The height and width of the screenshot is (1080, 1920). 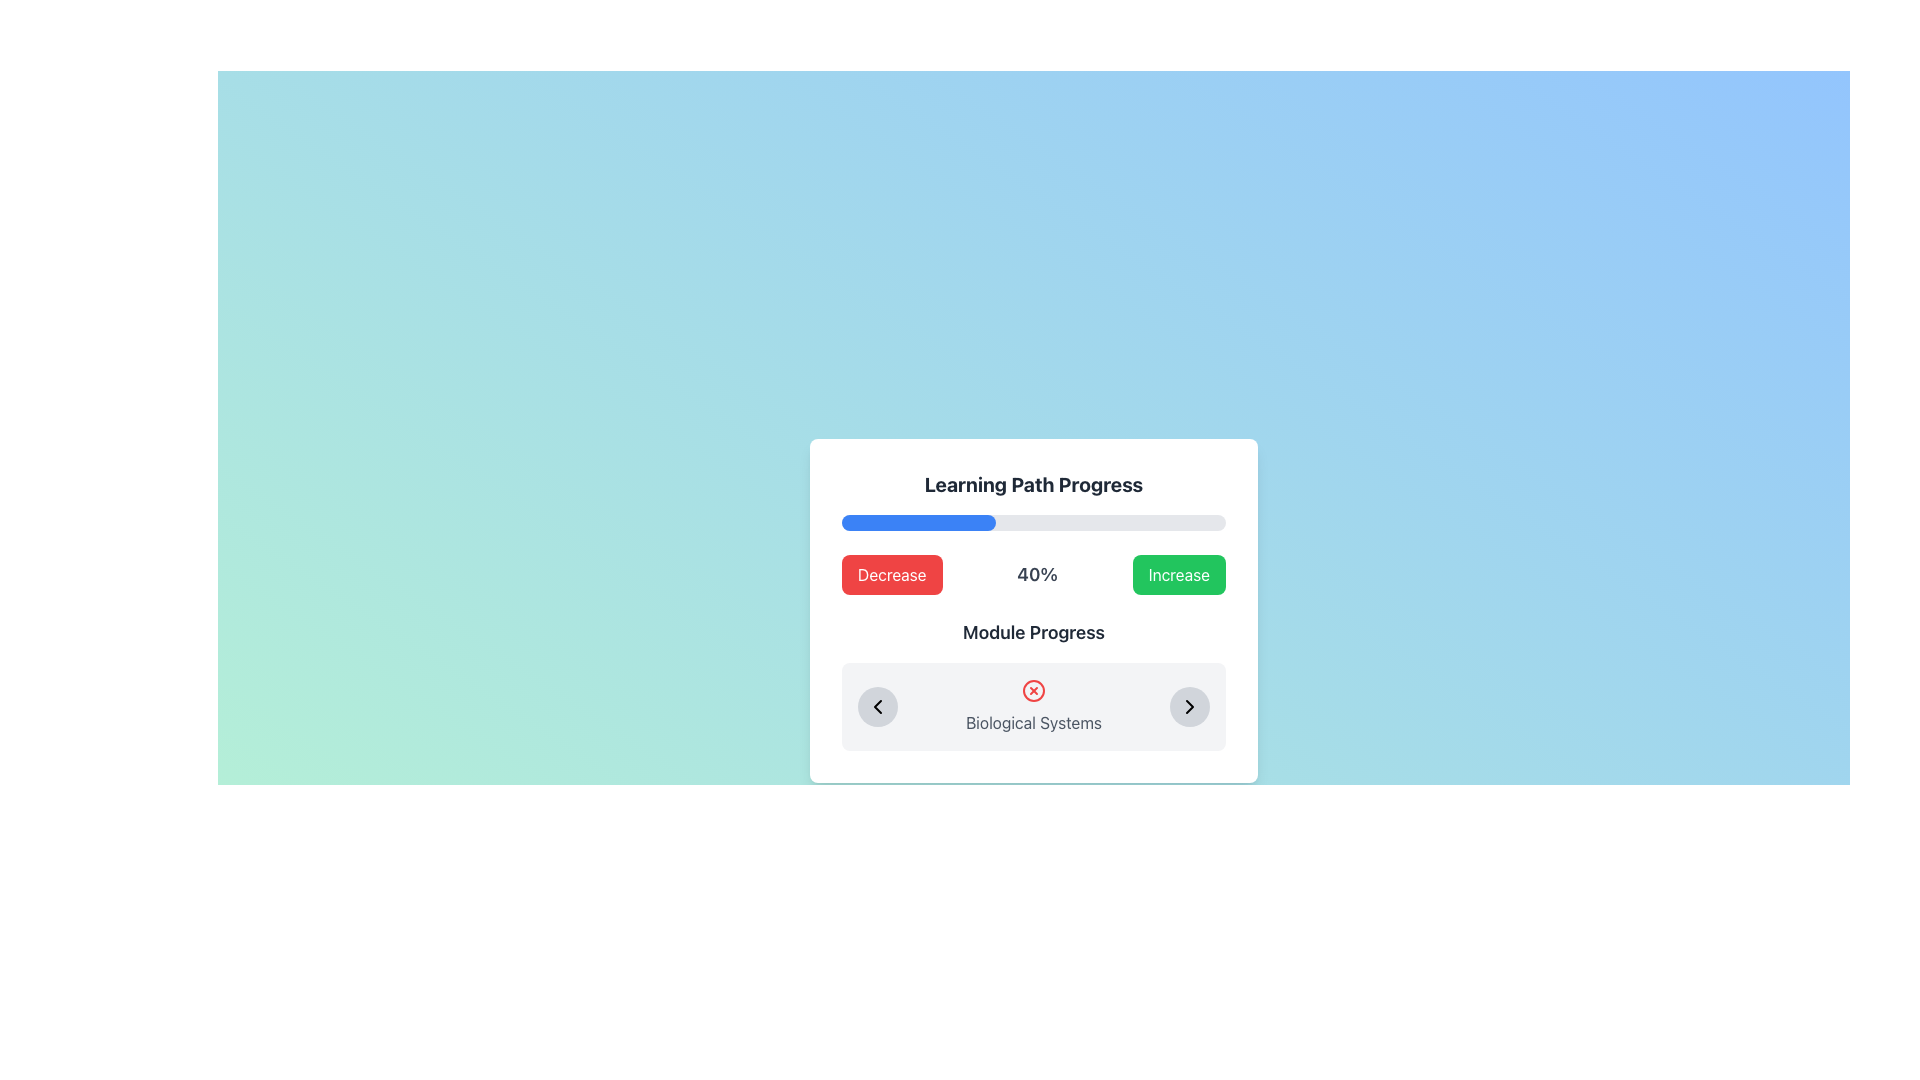 I want to click on the Chevron Right icon within the navigation button located on the far right of the Module Progress section, so click(x=1190, y=705).